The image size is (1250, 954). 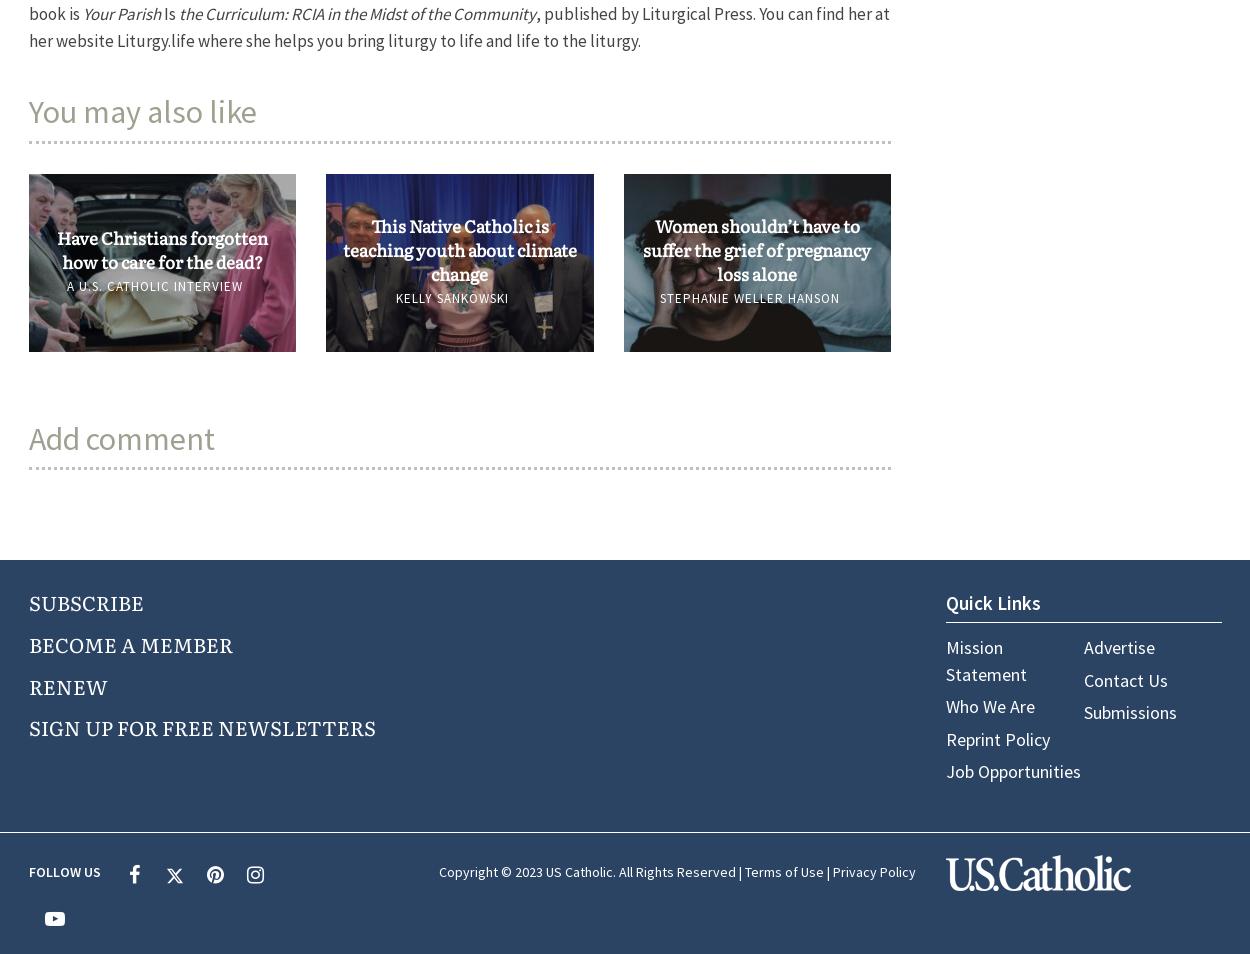 What do you see at coordinates (161, 248) in the screenshot?
I see `'Have Christians forgotten how to care for the dead?'` at bounding box center [161, 248].